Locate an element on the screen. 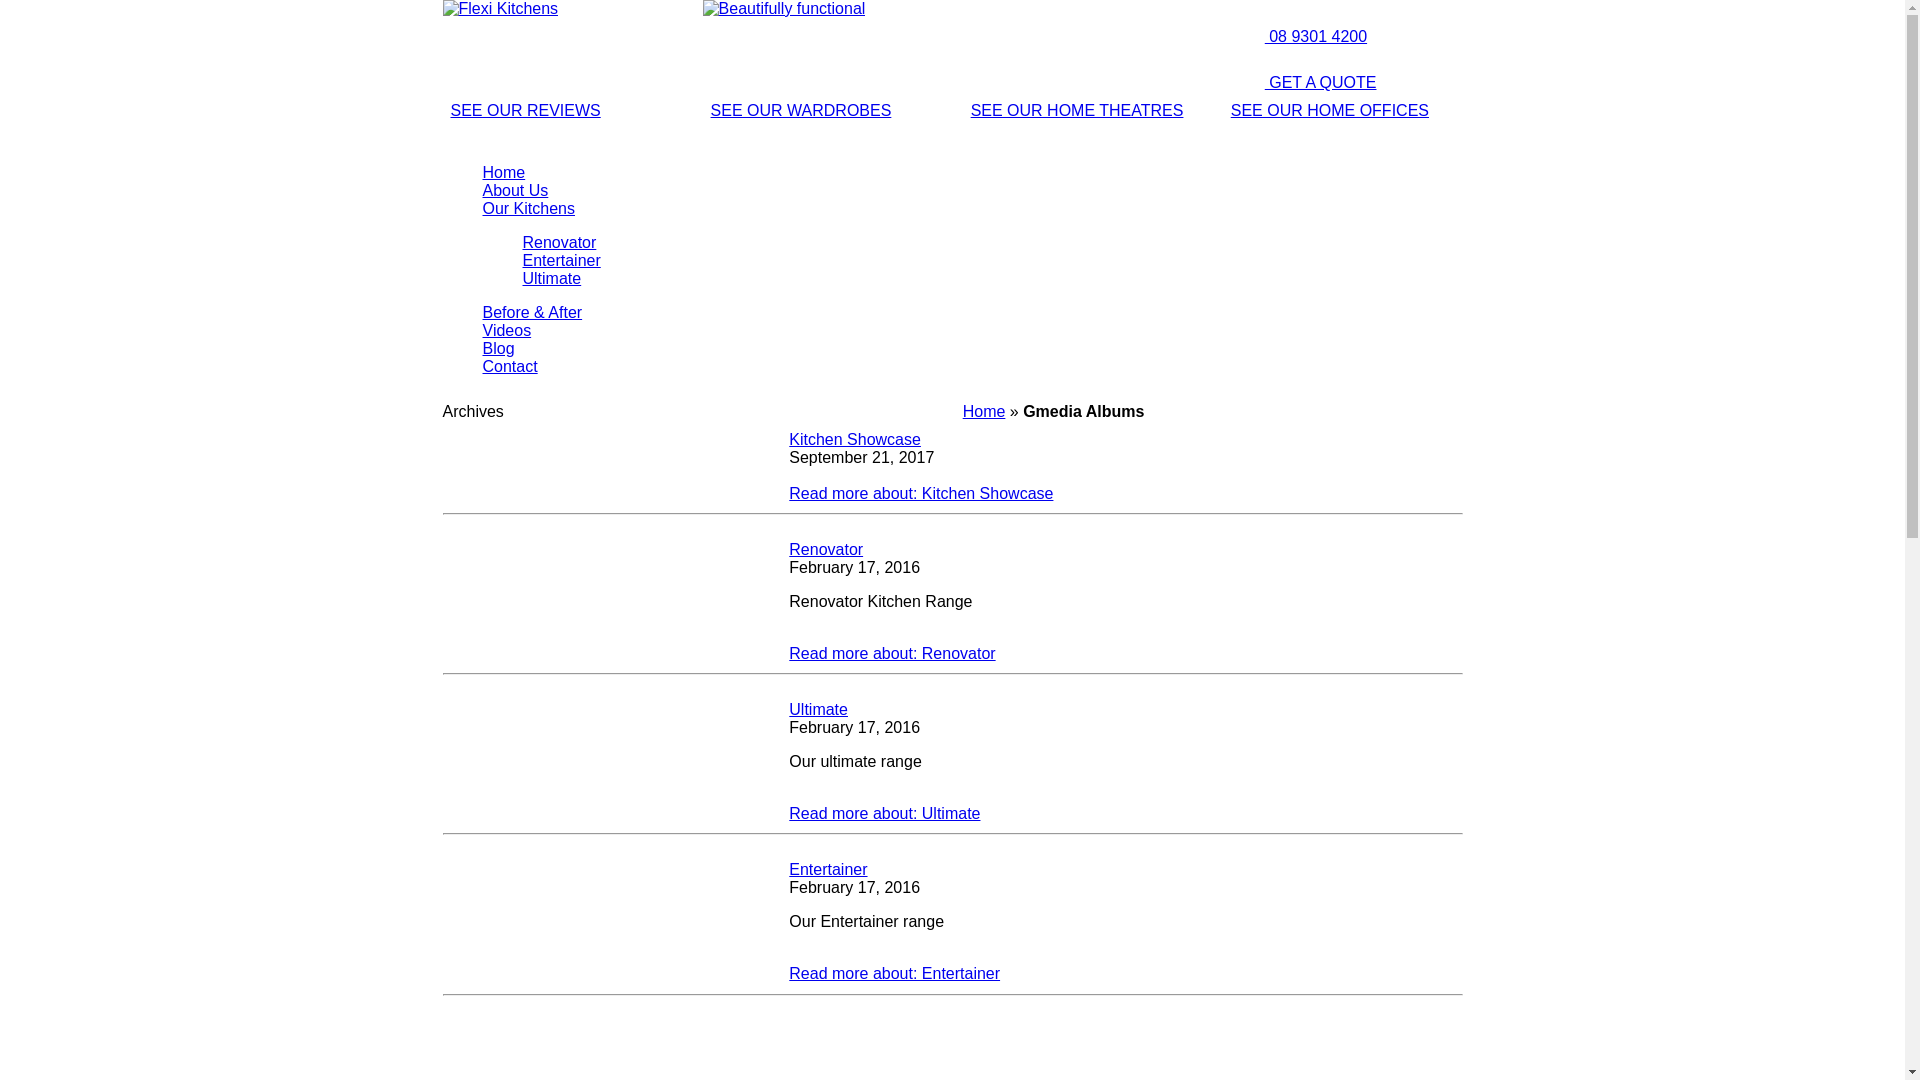 This screenshot has width=1920, height=1080. 'Before & After' is located at coordinates (532, 312).